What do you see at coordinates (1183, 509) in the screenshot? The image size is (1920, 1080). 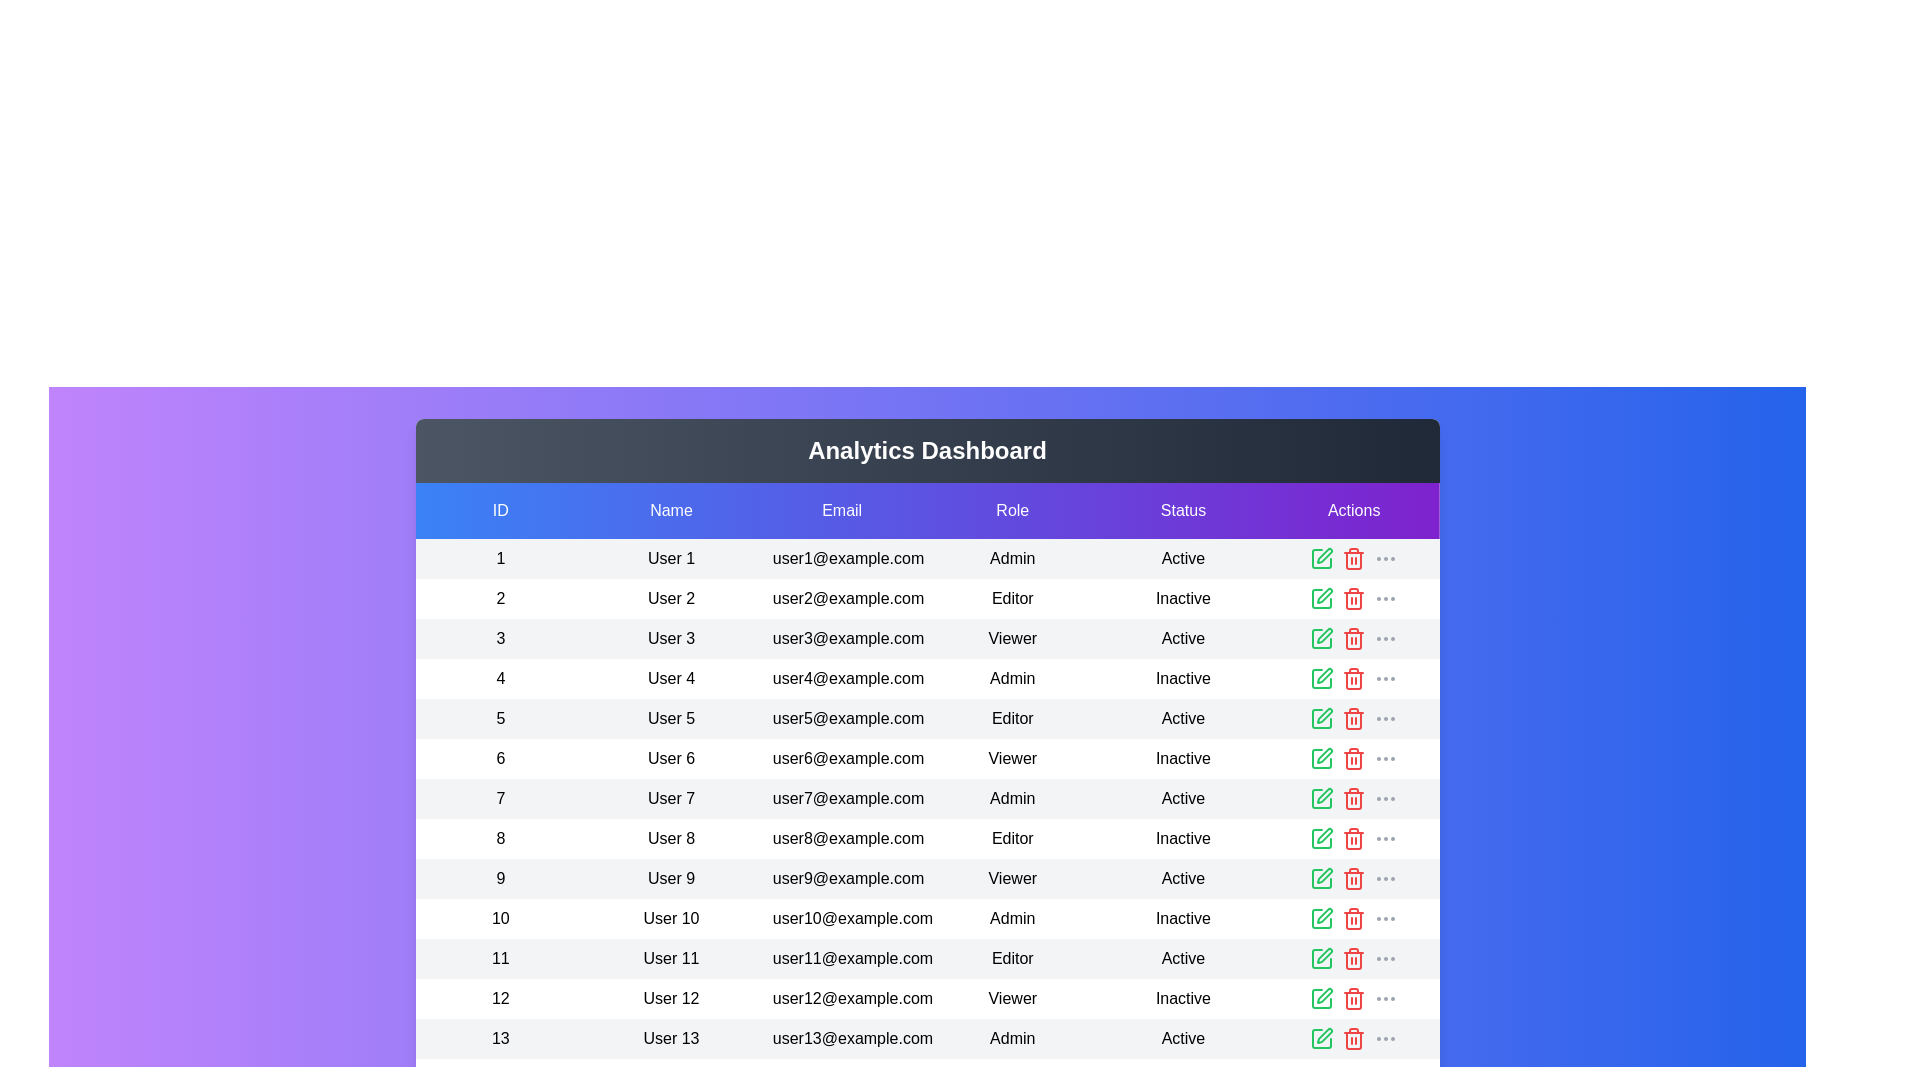 I see `the header of the column labeled 'Status' to sort the table by that column` at bounding box center [1183, 509].